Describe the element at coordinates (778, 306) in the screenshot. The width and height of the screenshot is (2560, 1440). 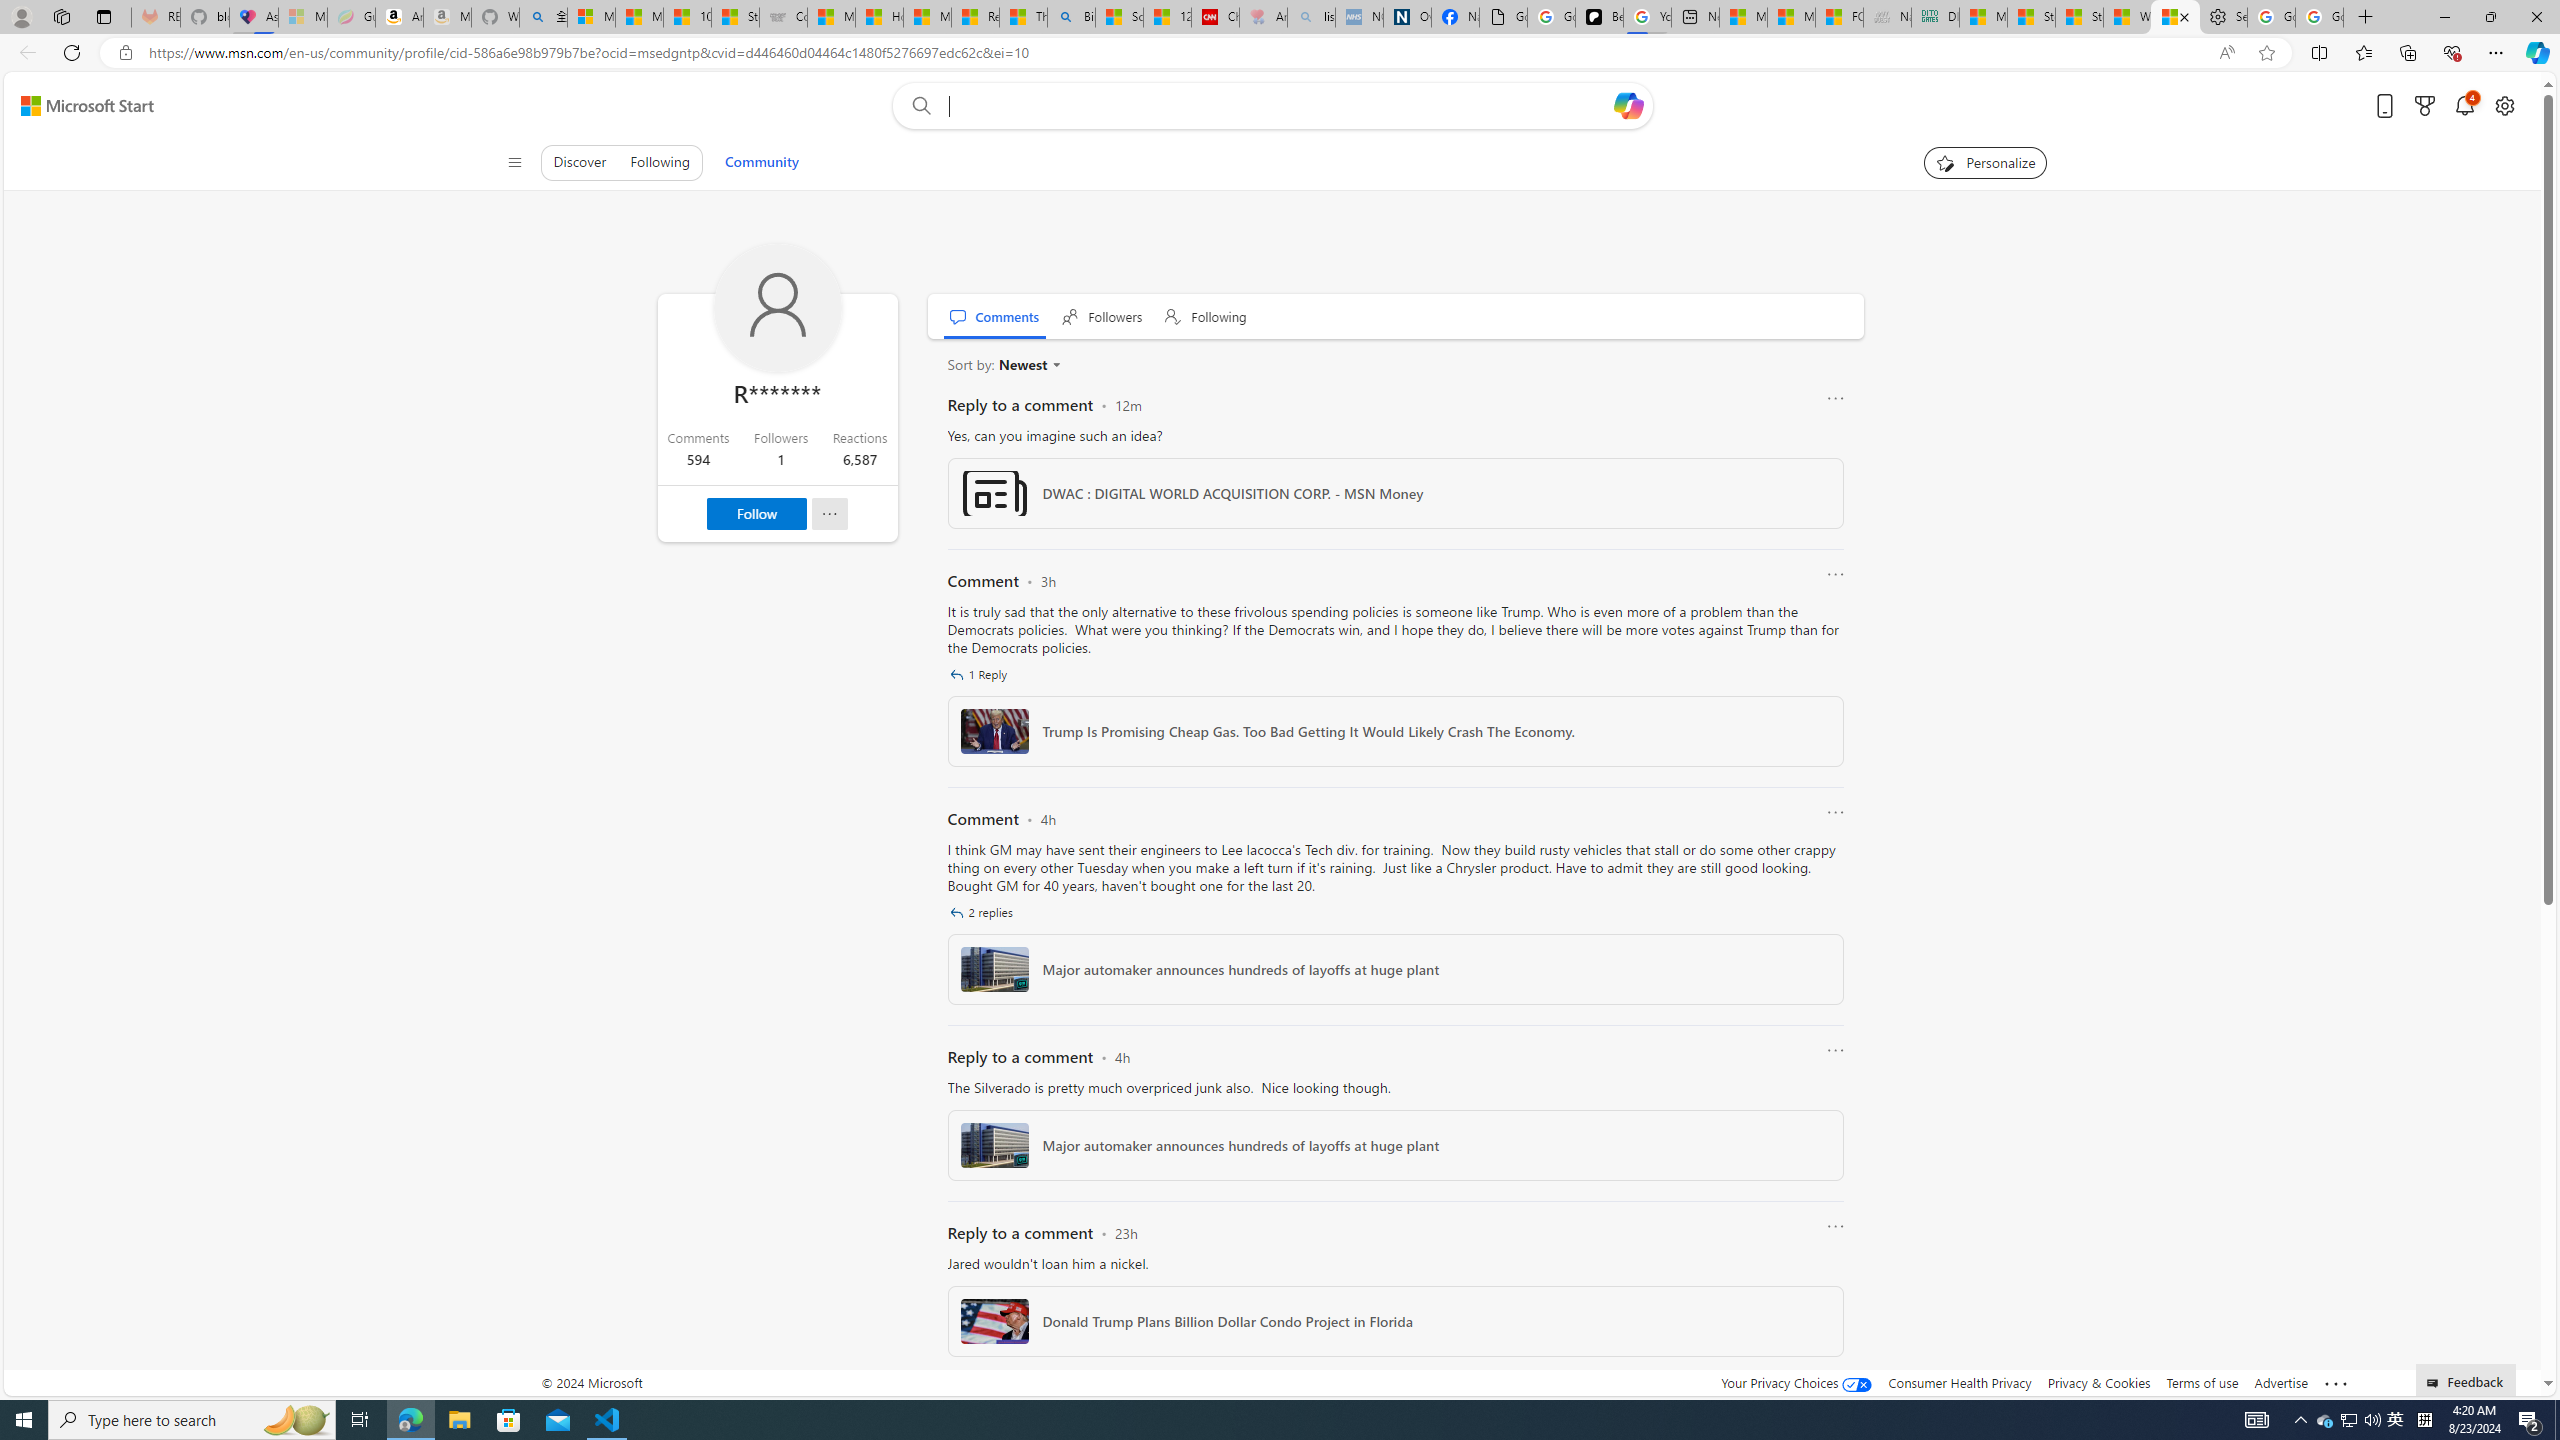
I see `'Profile Picture'` at that location.